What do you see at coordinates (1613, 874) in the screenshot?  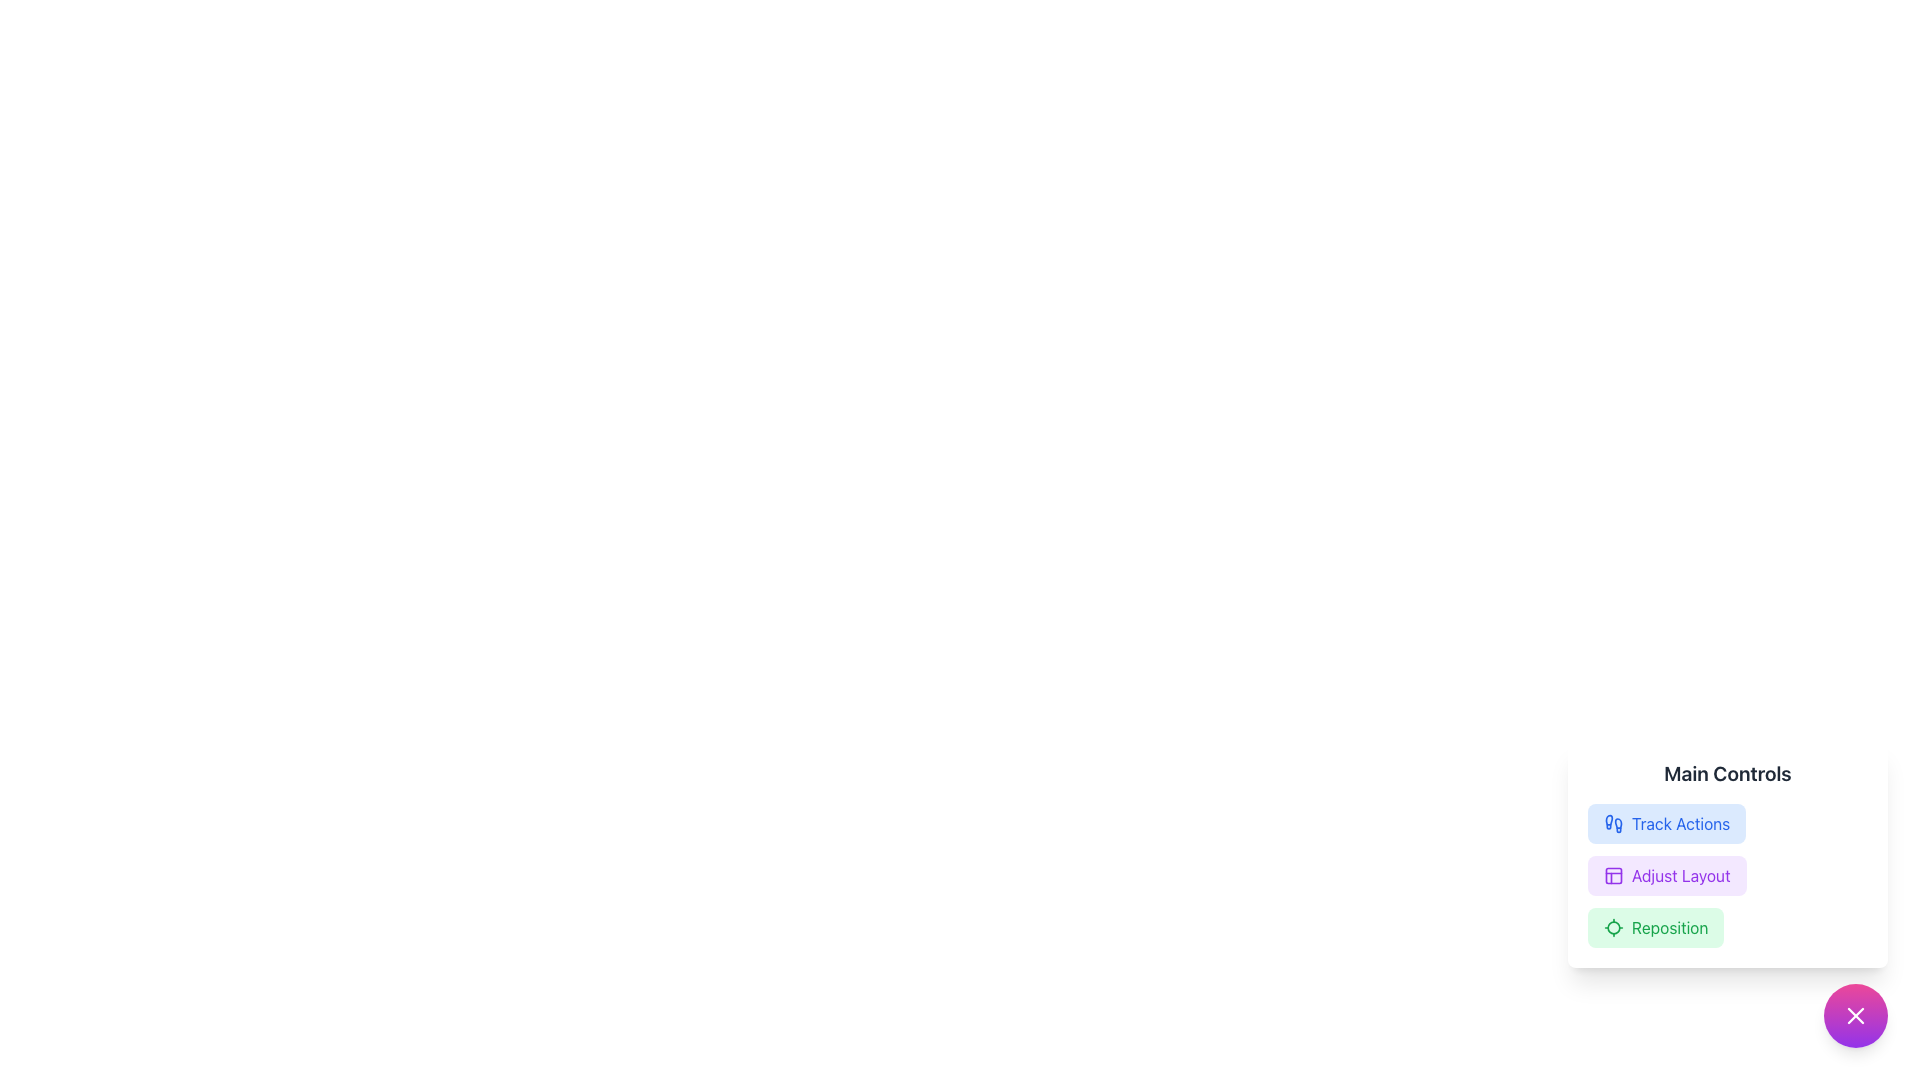 I see `the icon within the 'Adjust Layout' button, which has a purple background and is the second item in the vertical list of controls under the 'Main Controls' group` at bounding box center [1613, 874].